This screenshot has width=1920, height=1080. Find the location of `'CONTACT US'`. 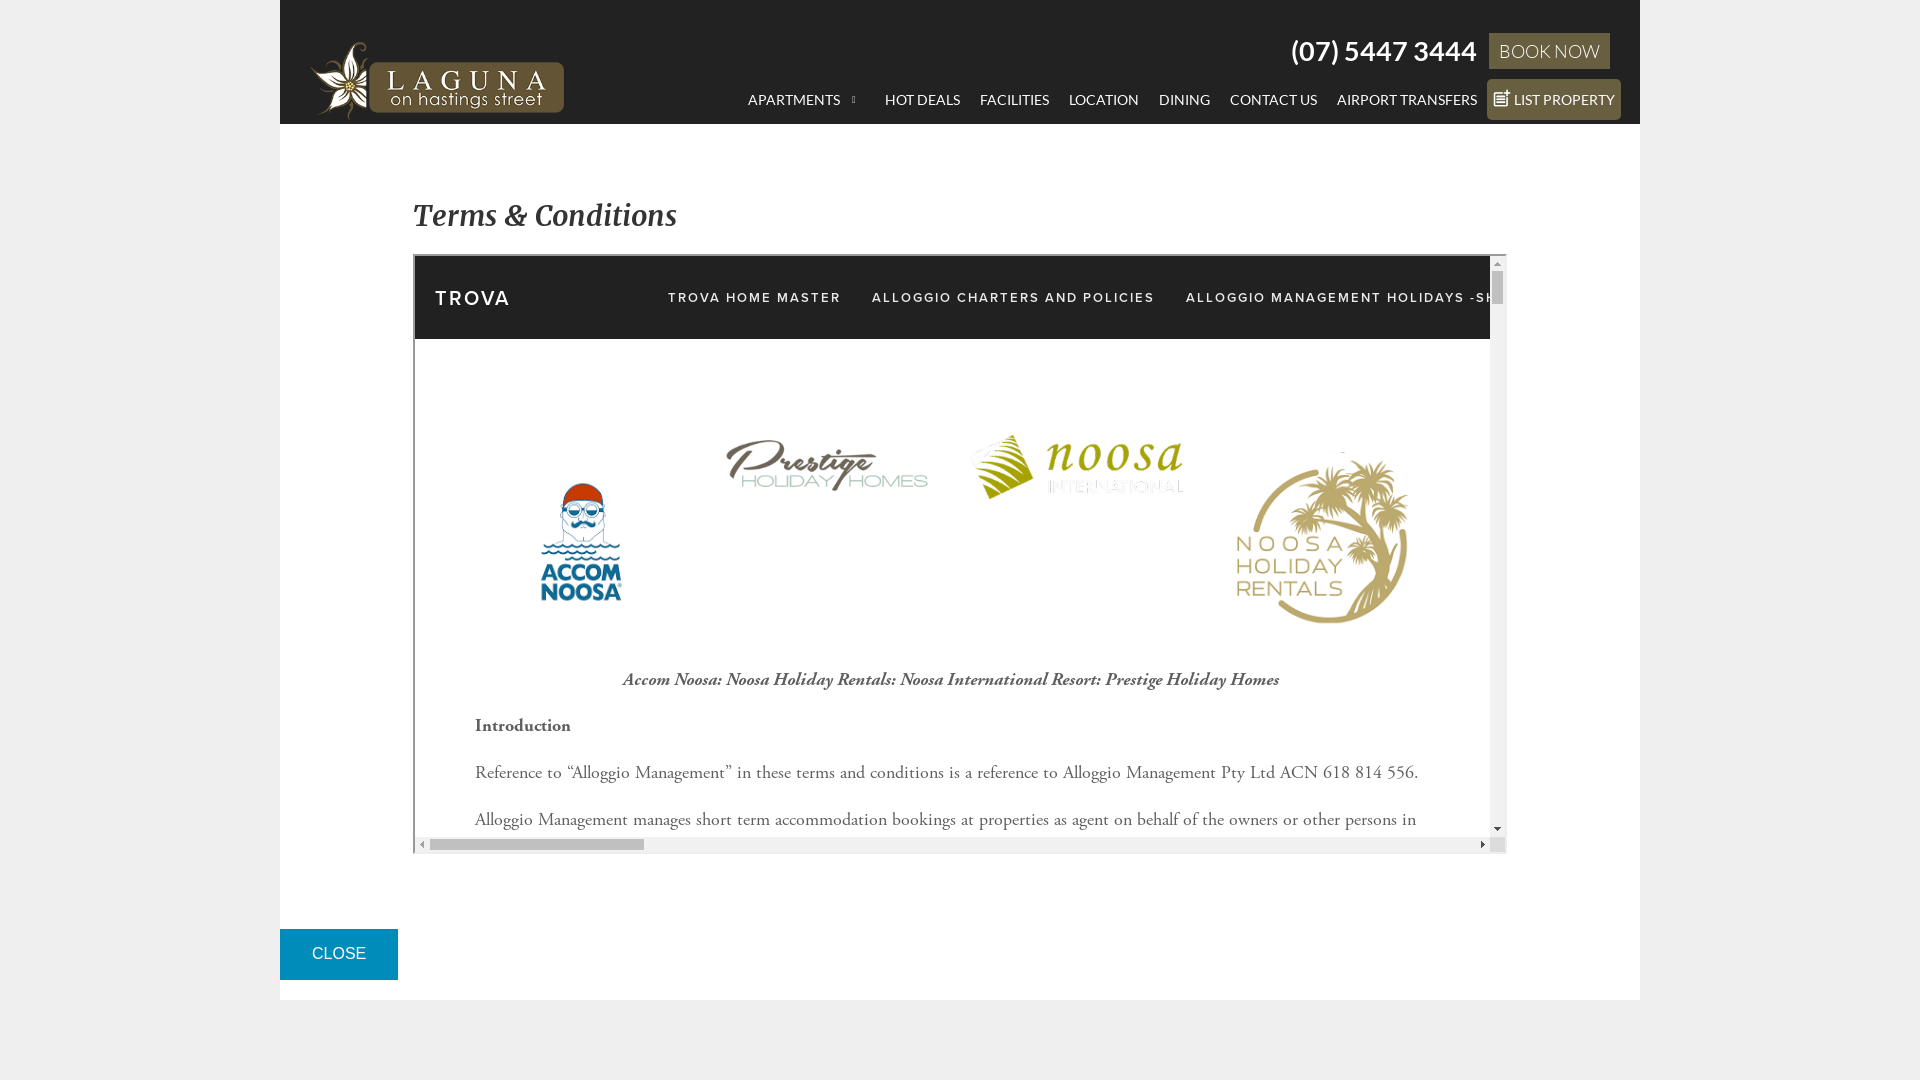

'CONTACT US' is located at coordinates (1272, 99).